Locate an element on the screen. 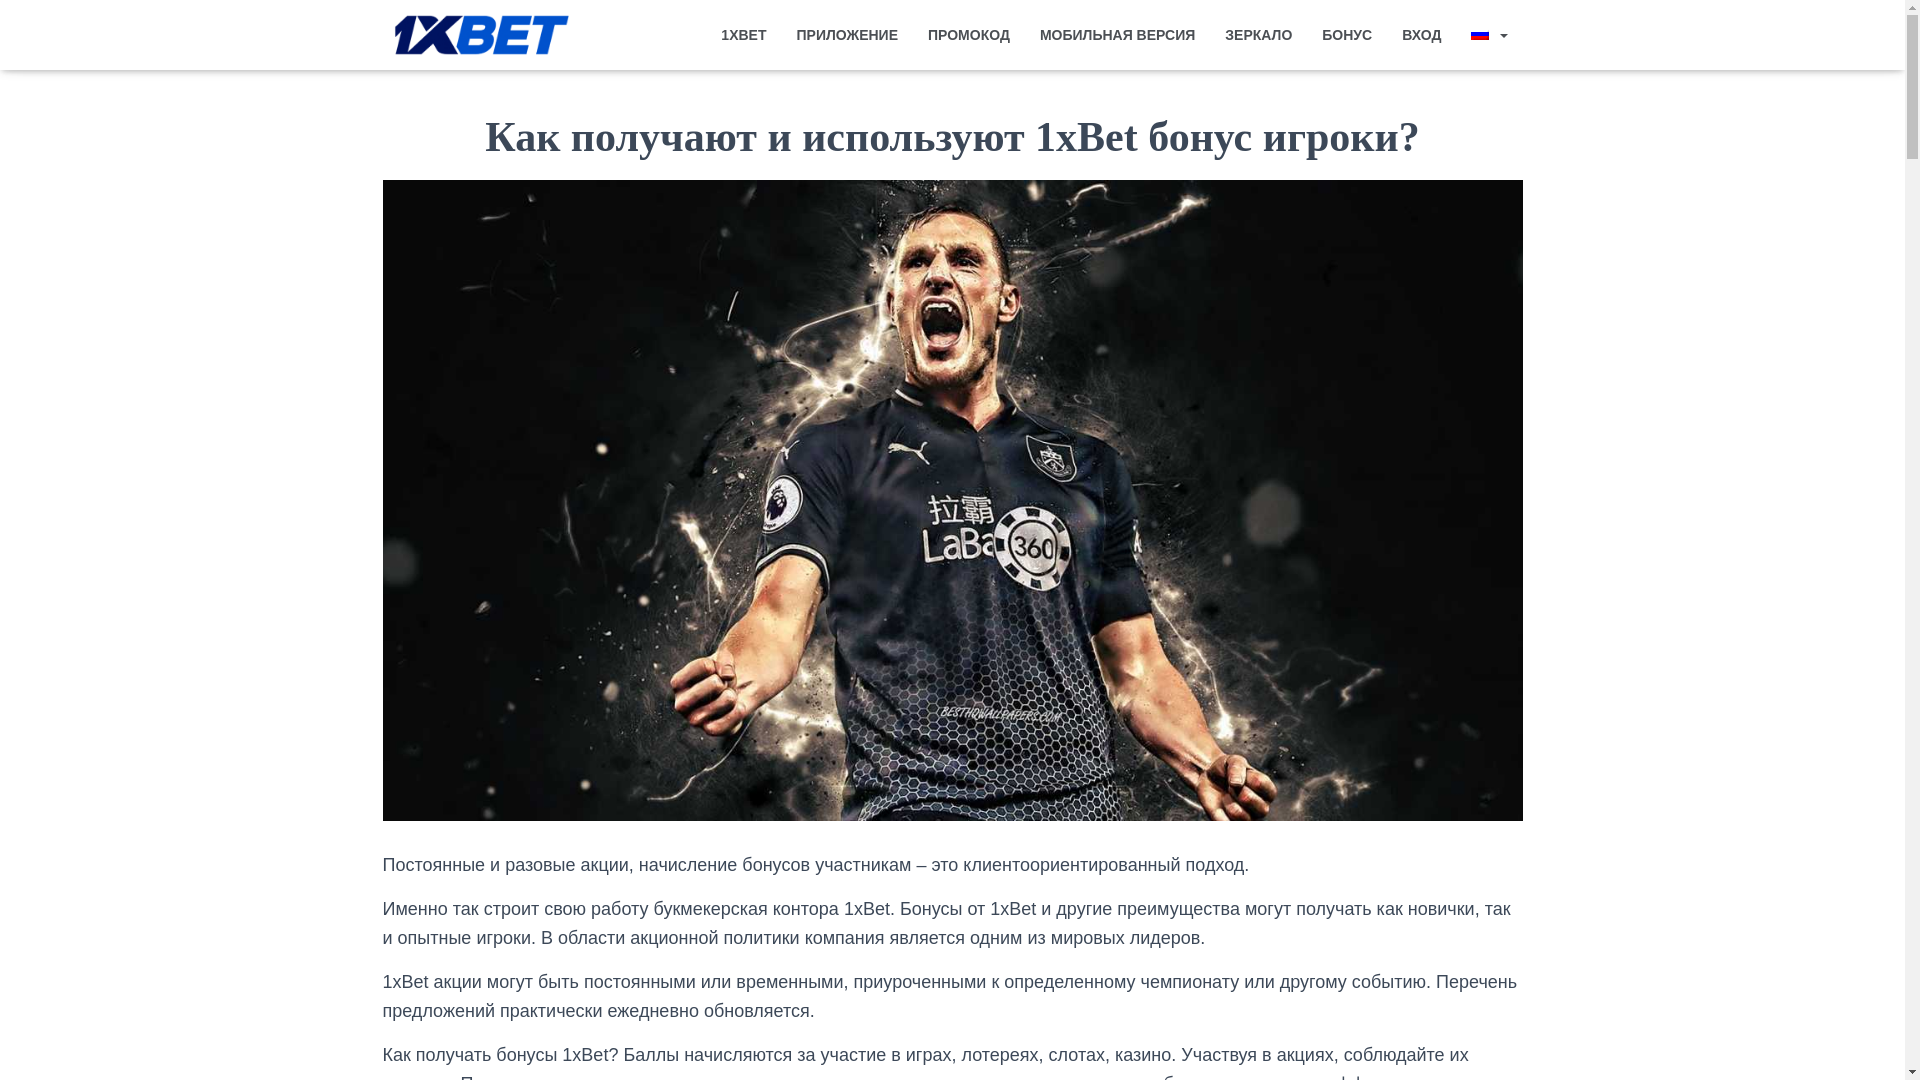  '1XBET' is located at coordinates (742, 34).